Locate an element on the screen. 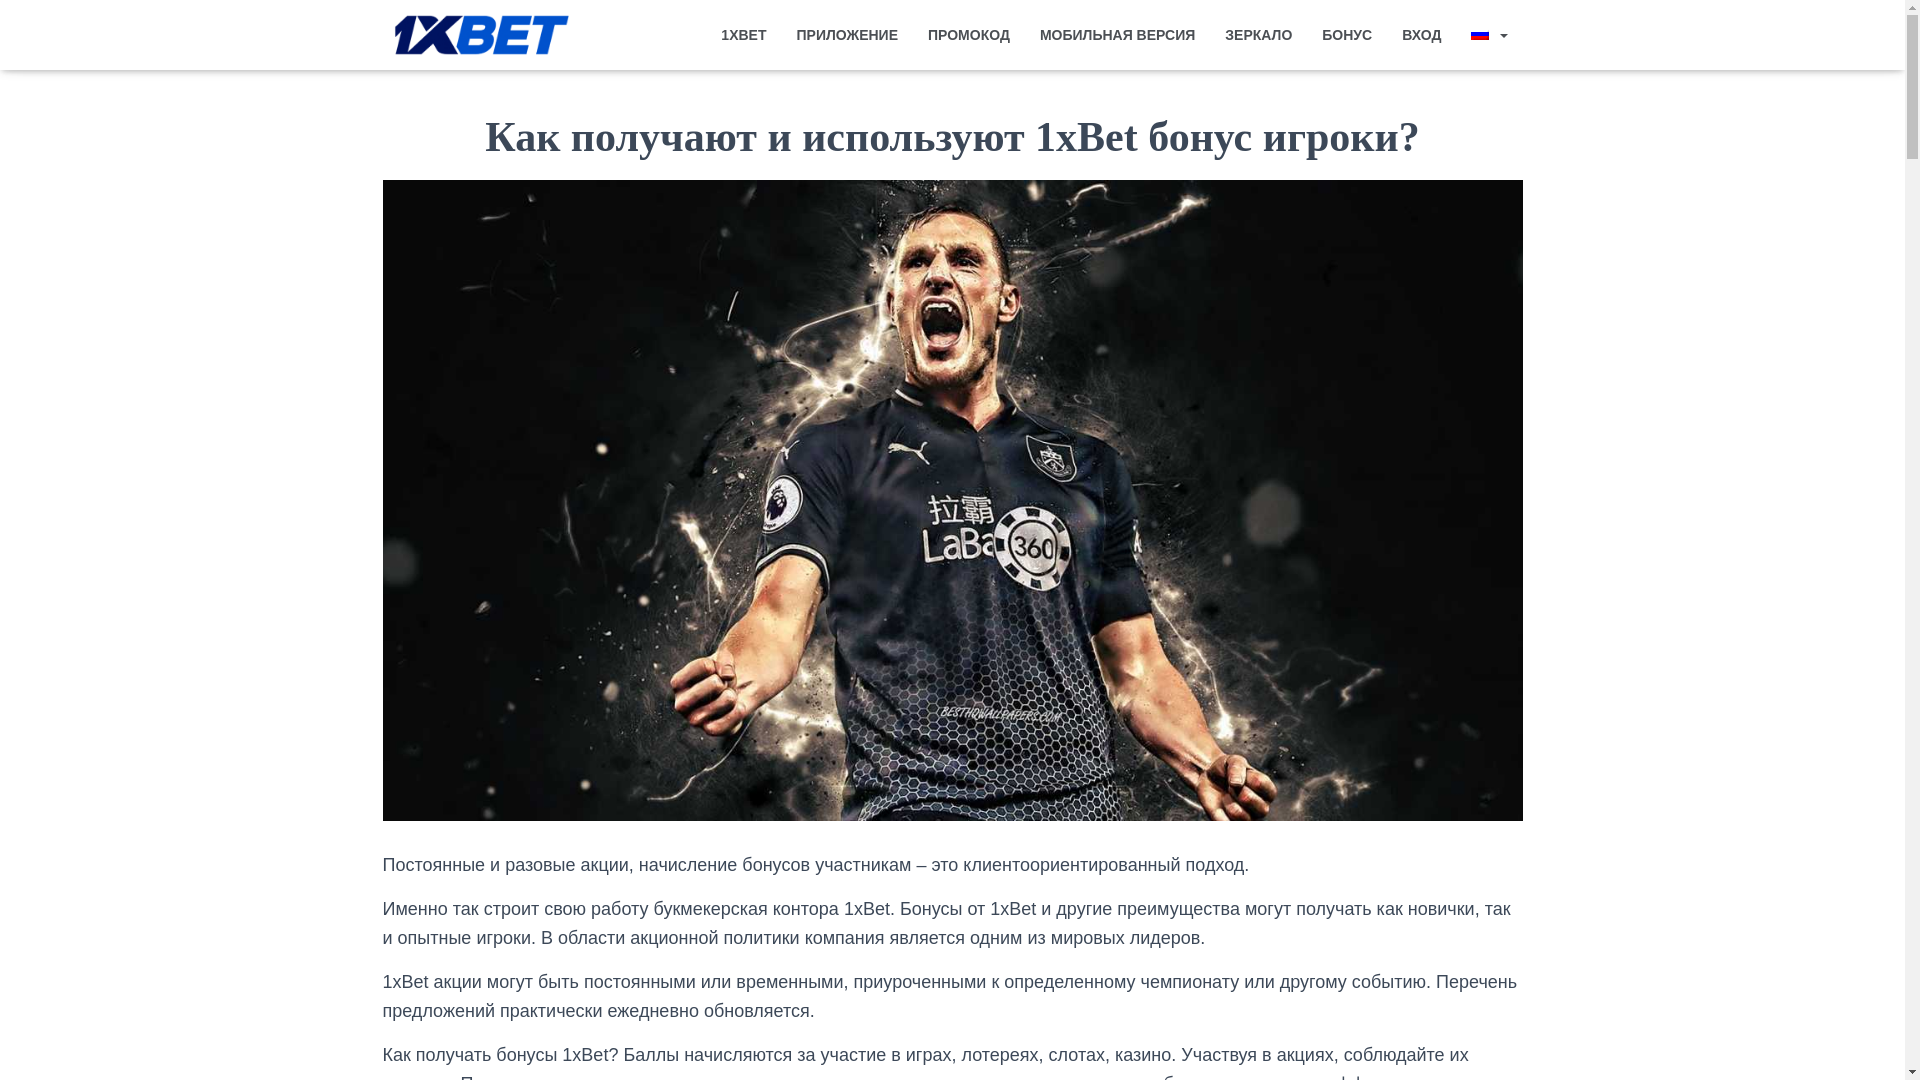  '1XBET' is located at coordinates (742, 34).